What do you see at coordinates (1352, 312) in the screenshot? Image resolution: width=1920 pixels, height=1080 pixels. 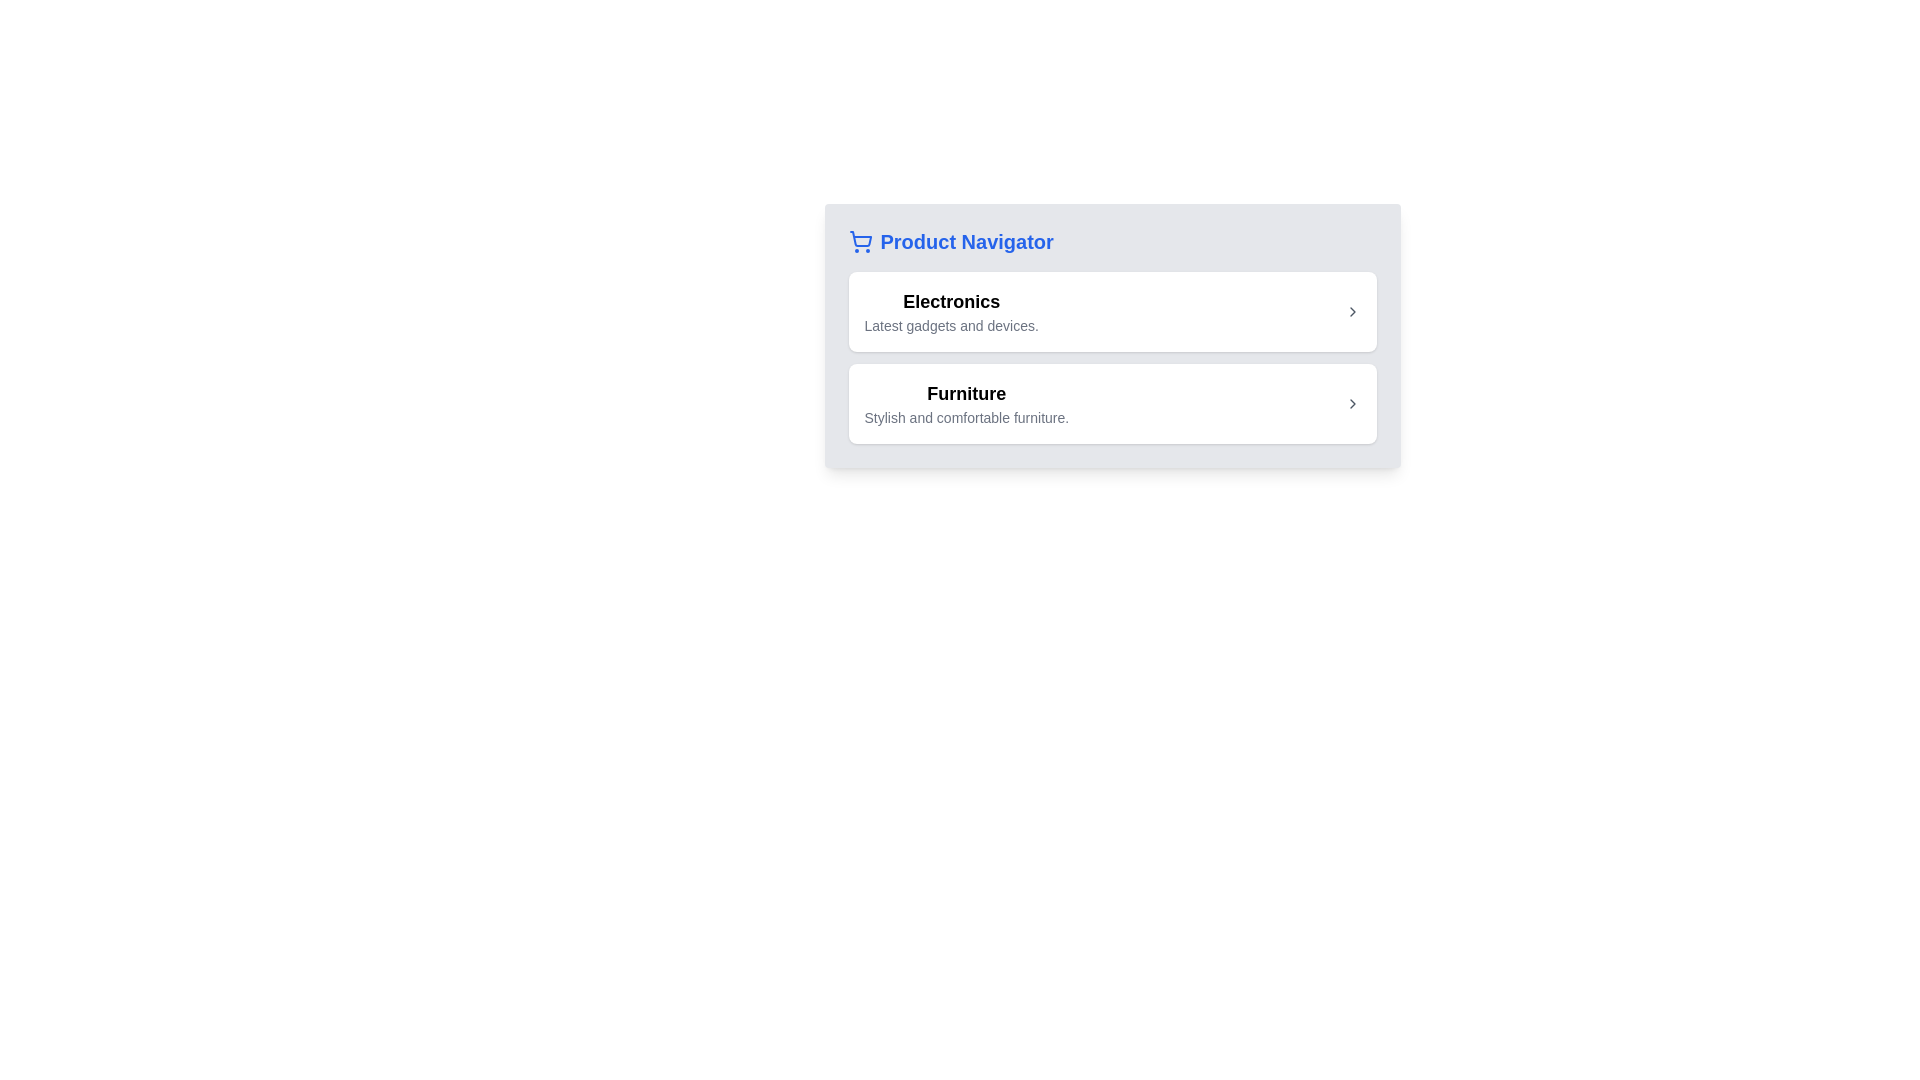 I see `the chevron icon aligned` at bounding box center [1352, 312].